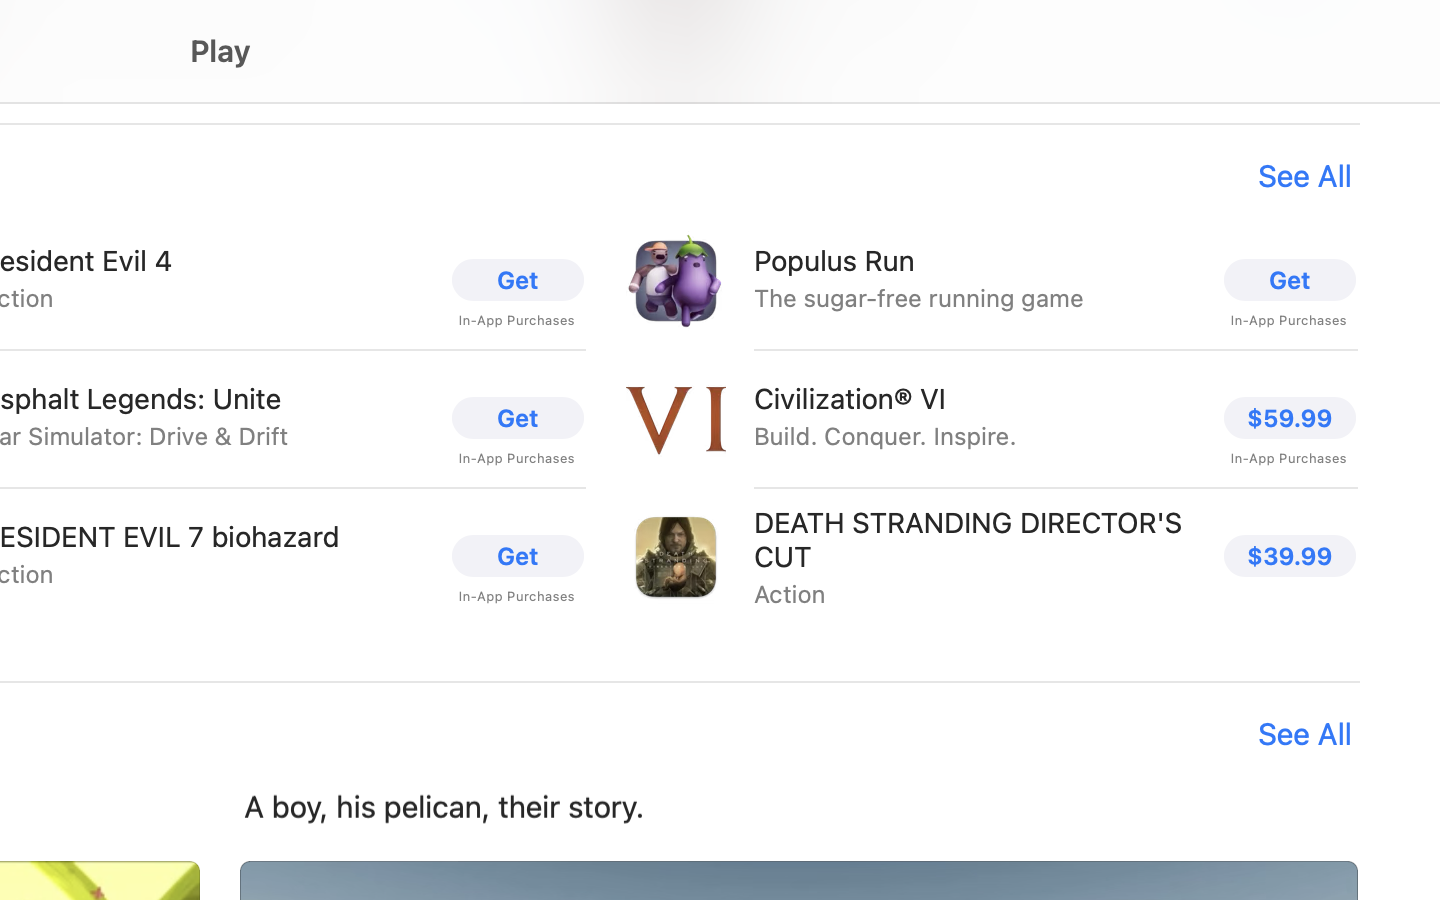  What do you see at coordinates (221, 50) in the screenshot?
I see `'Play'` at bounding box center [221, 50].